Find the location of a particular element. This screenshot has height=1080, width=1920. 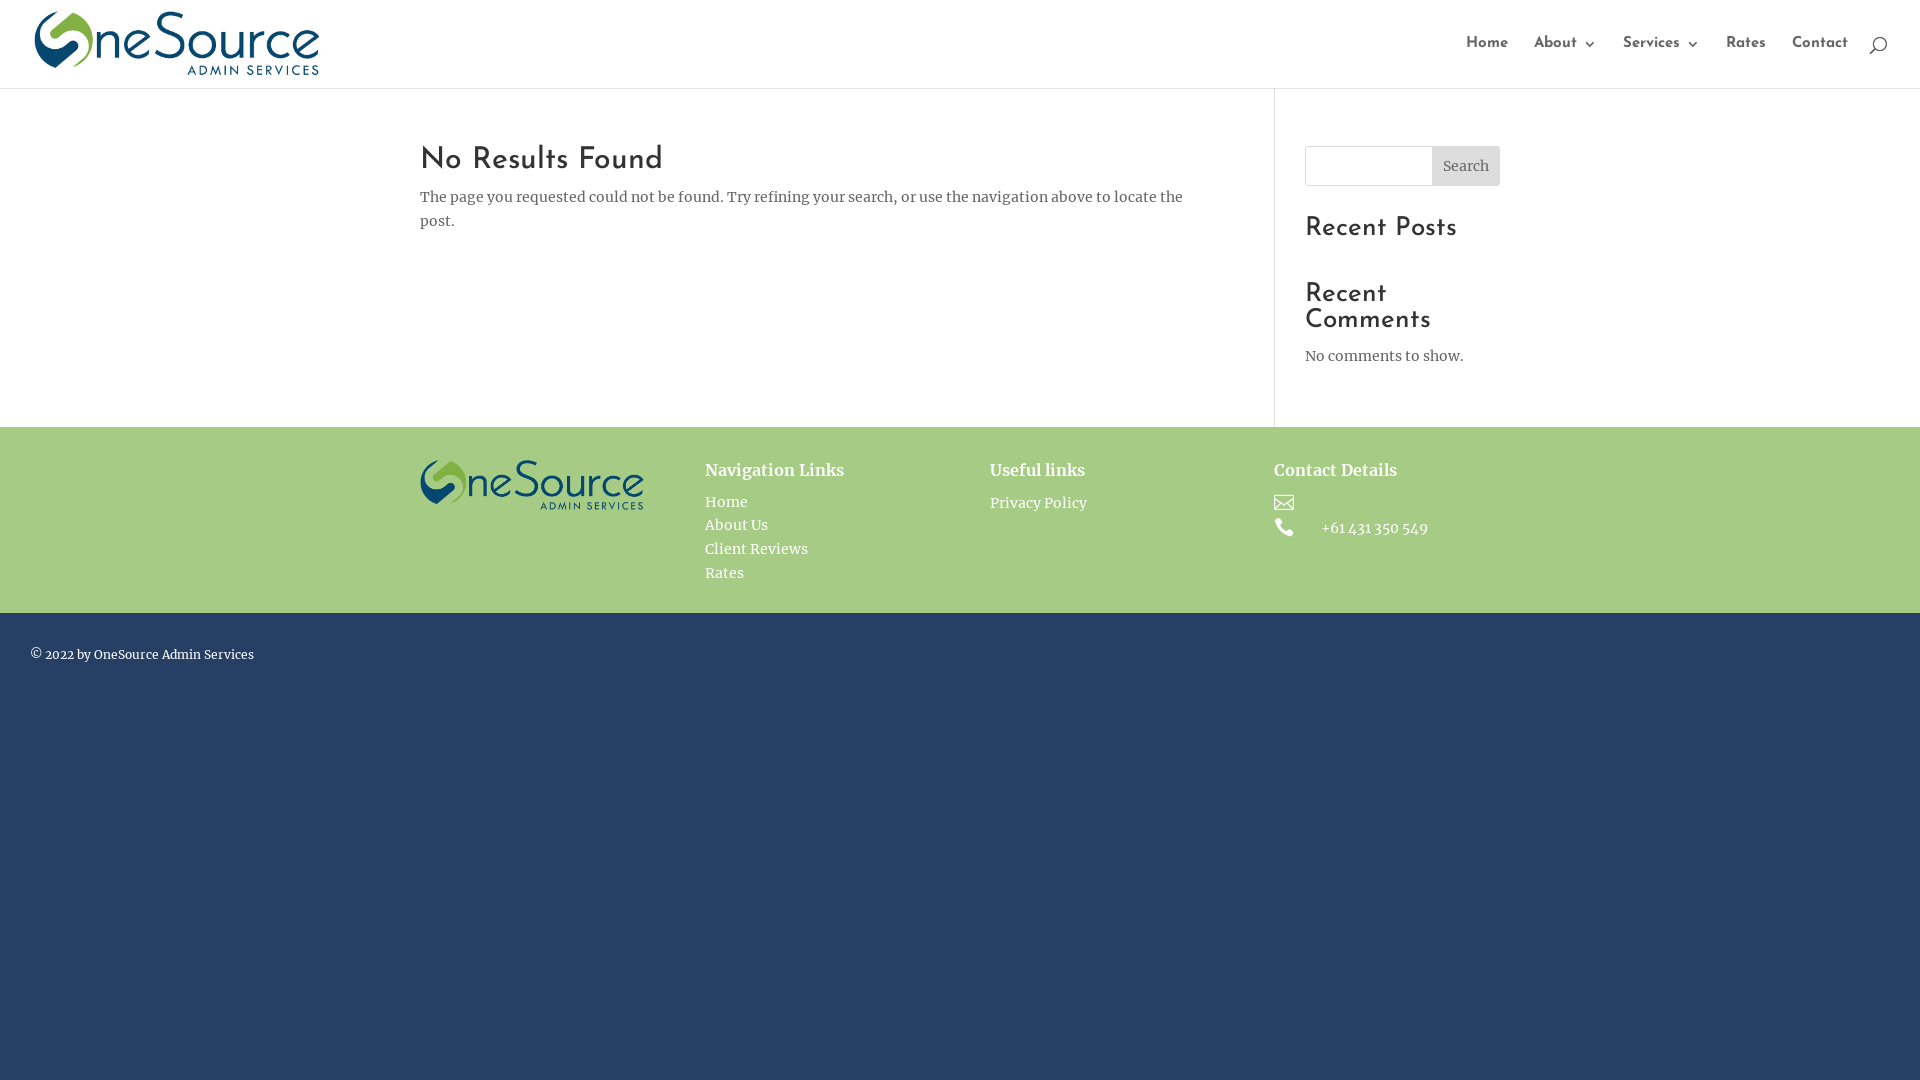

'Contact' is located at coordinates (1819, 61).